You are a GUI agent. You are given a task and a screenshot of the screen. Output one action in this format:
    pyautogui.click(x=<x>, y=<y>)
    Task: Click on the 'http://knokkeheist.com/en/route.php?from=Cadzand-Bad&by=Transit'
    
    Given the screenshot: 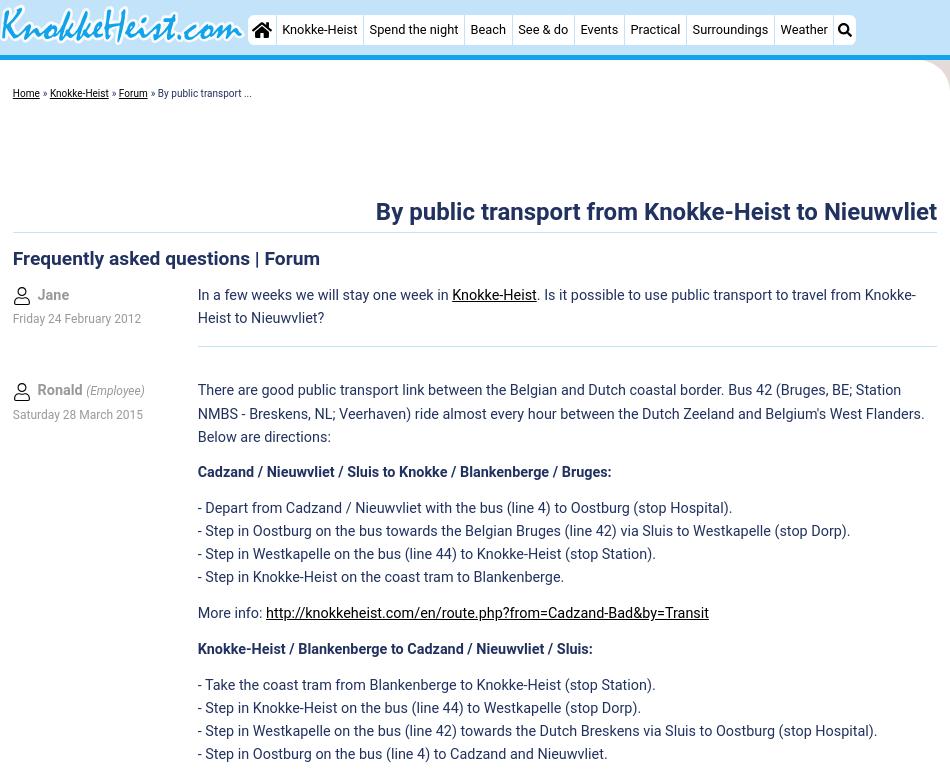 What is the action you would take?
    pyautogui.click(x=486, y=612)
    